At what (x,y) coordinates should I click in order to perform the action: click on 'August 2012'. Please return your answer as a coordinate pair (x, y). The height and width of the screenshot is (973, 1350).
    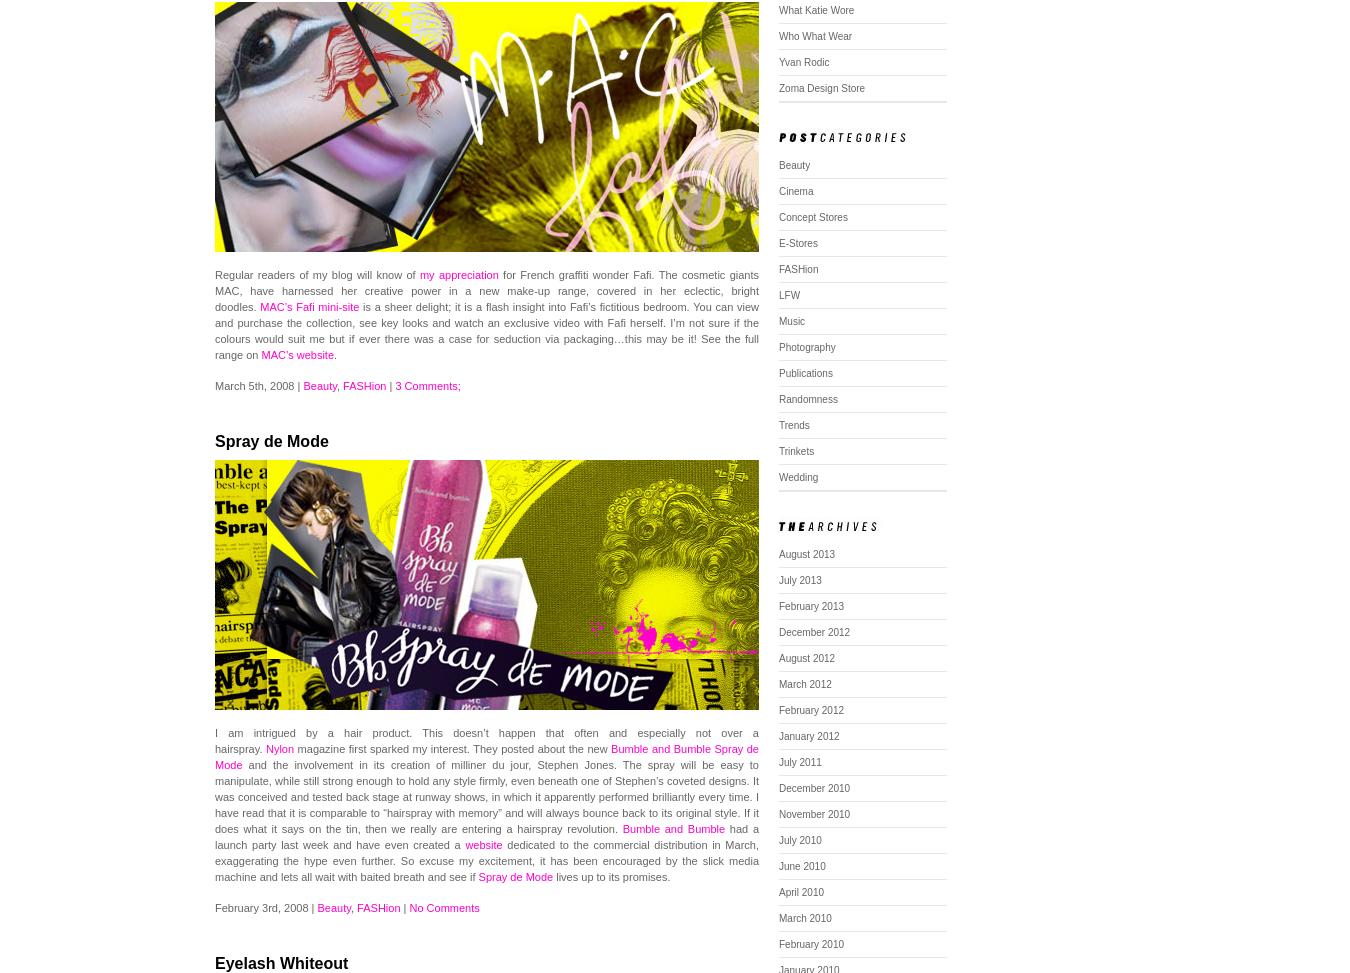
    Looking at the image, I should click on (807, 657).